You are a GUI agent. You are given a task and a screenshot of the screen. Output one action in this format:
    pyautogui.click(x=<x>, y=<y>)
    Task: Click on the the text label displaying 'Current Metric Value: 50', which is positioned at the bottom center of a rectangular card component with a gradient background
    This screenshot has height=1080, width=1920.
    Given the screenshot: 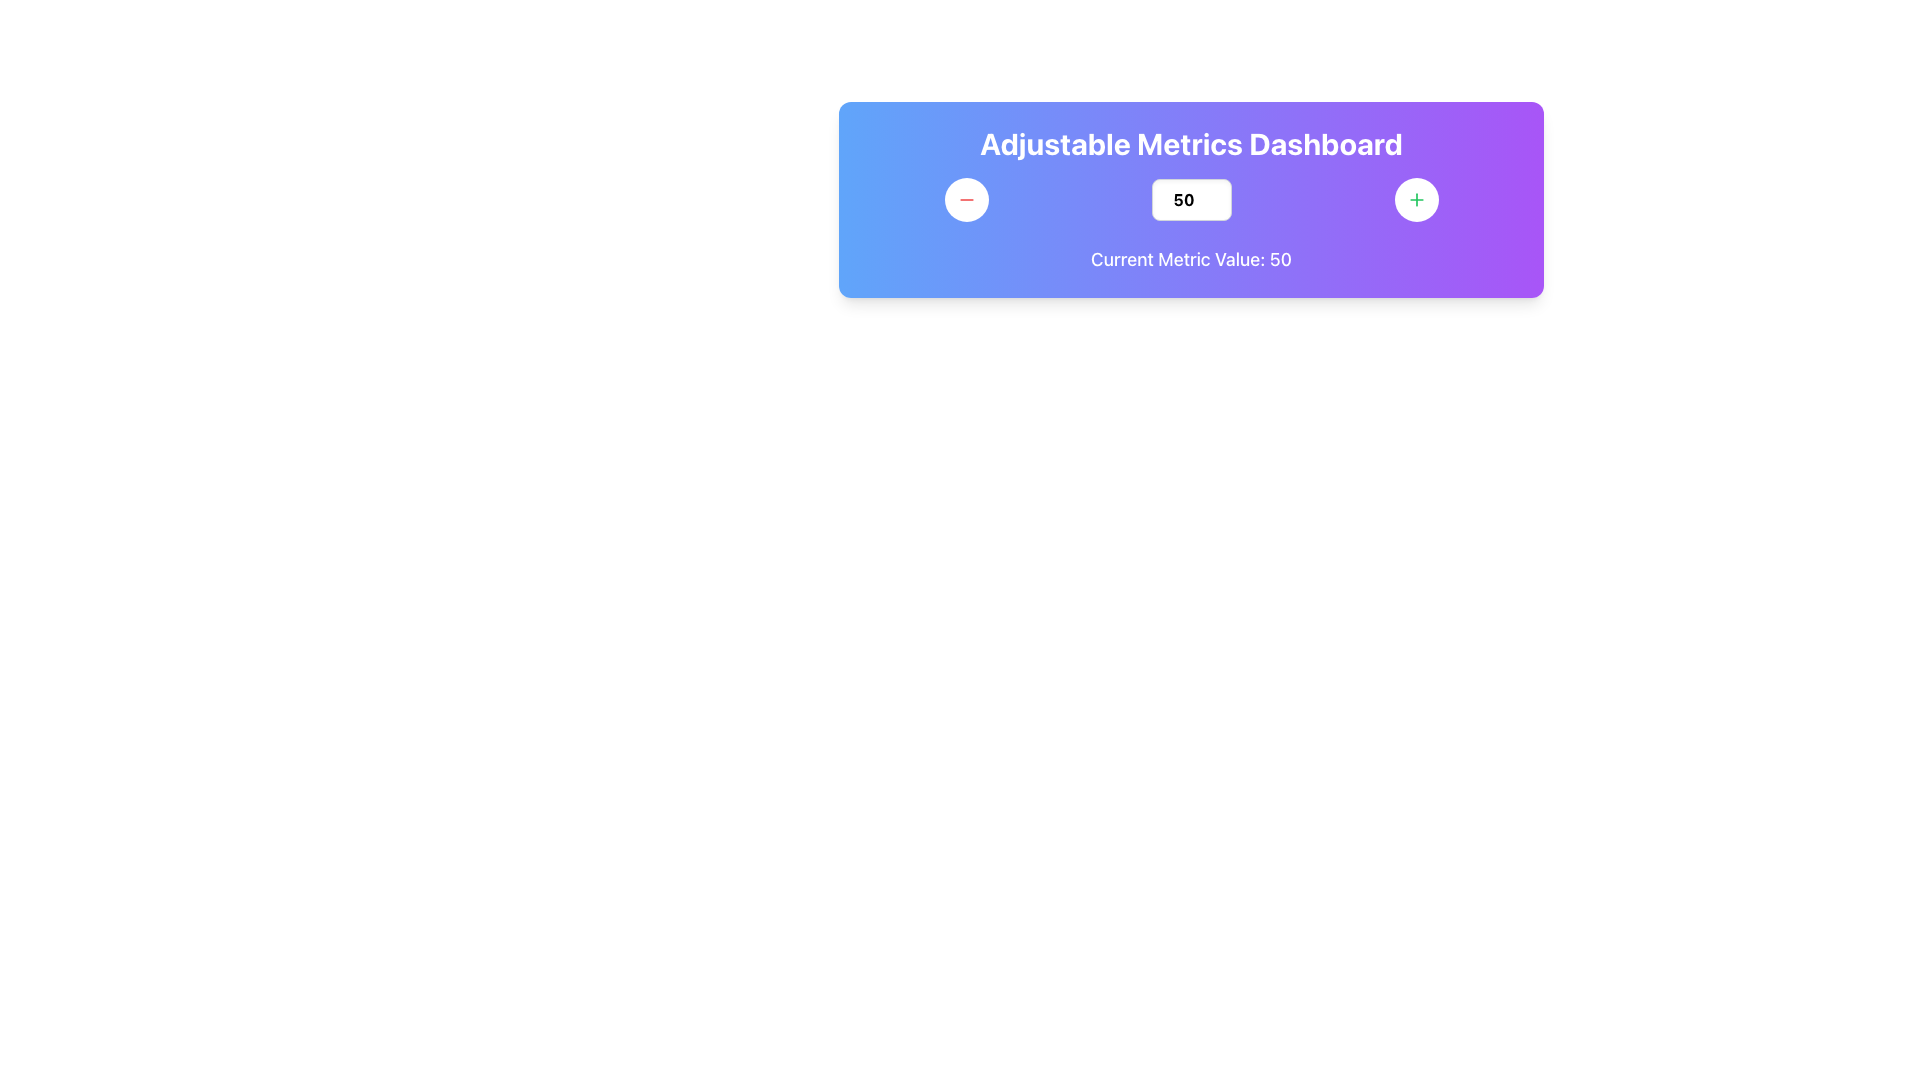 What is the action you would take?
    pyautogui.click(x=1191, y=258)
    